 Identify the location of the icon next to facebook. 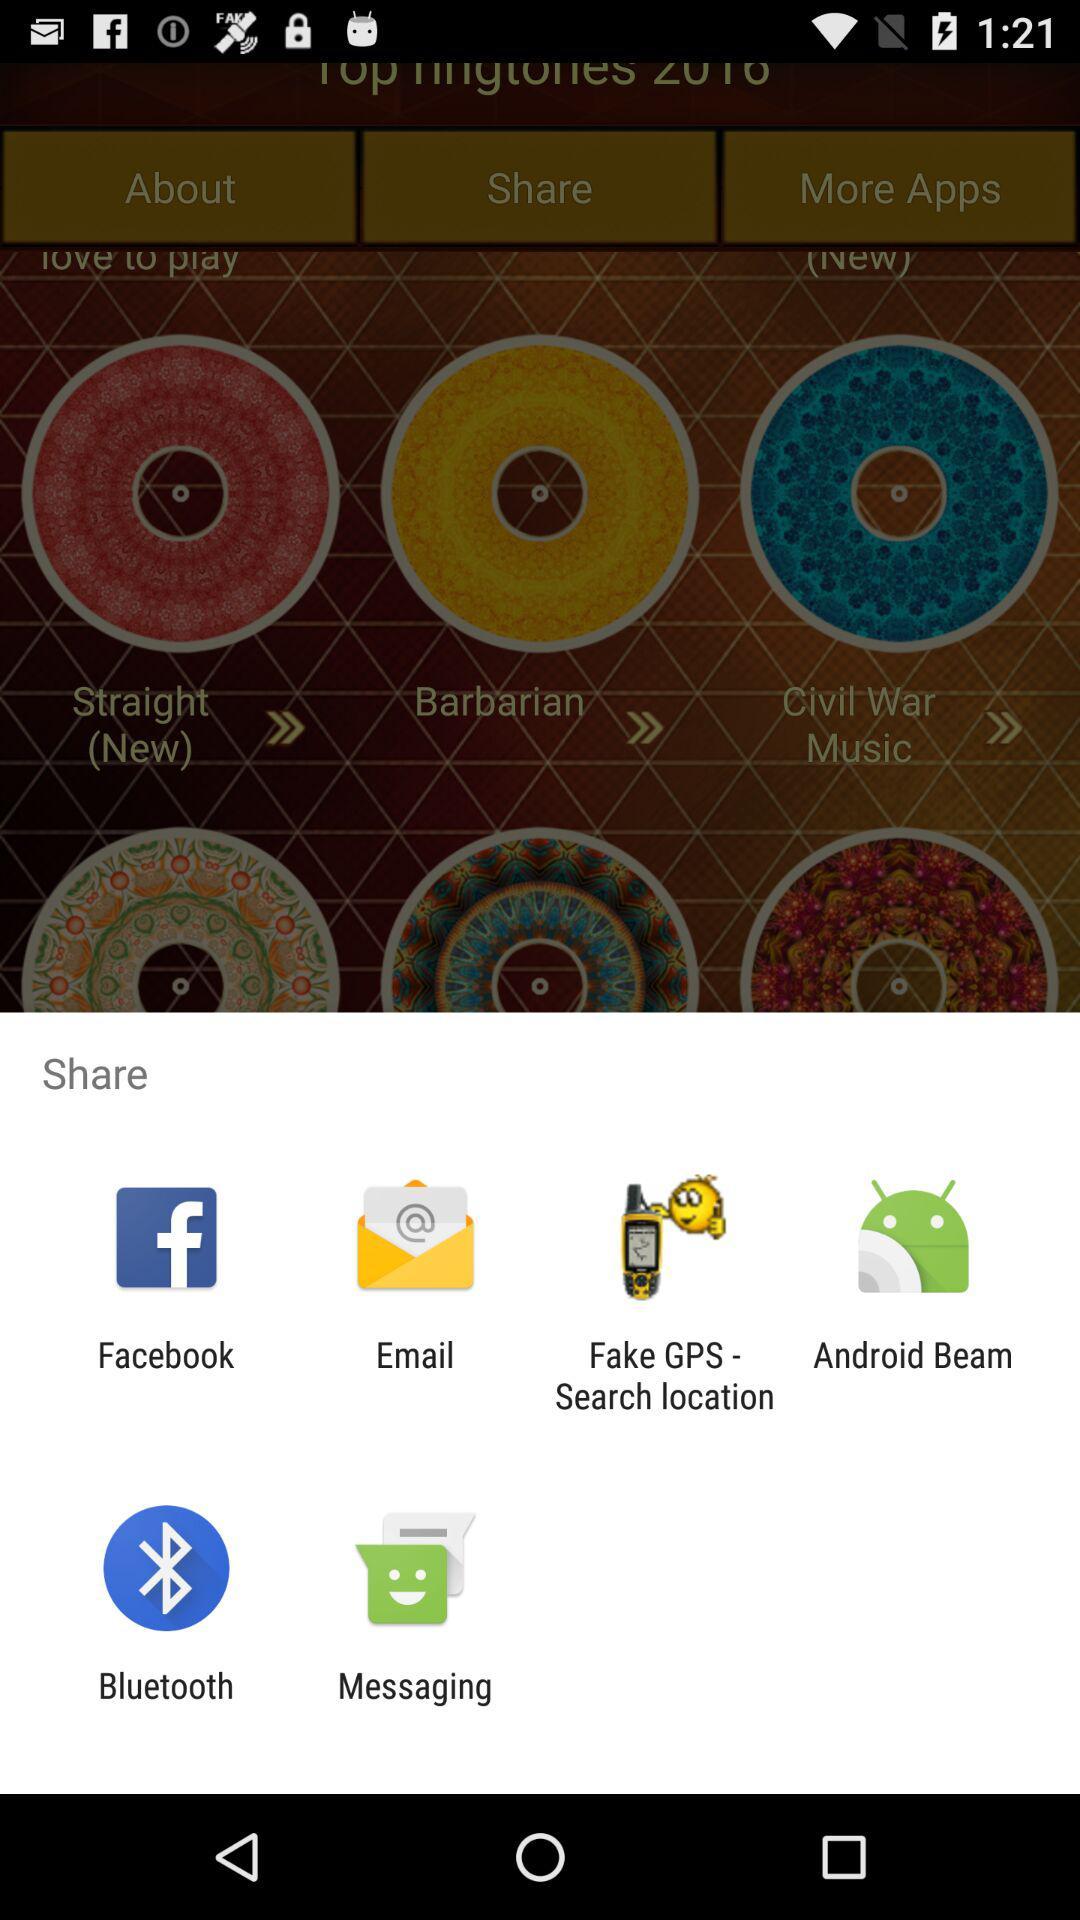
(414, 1374).